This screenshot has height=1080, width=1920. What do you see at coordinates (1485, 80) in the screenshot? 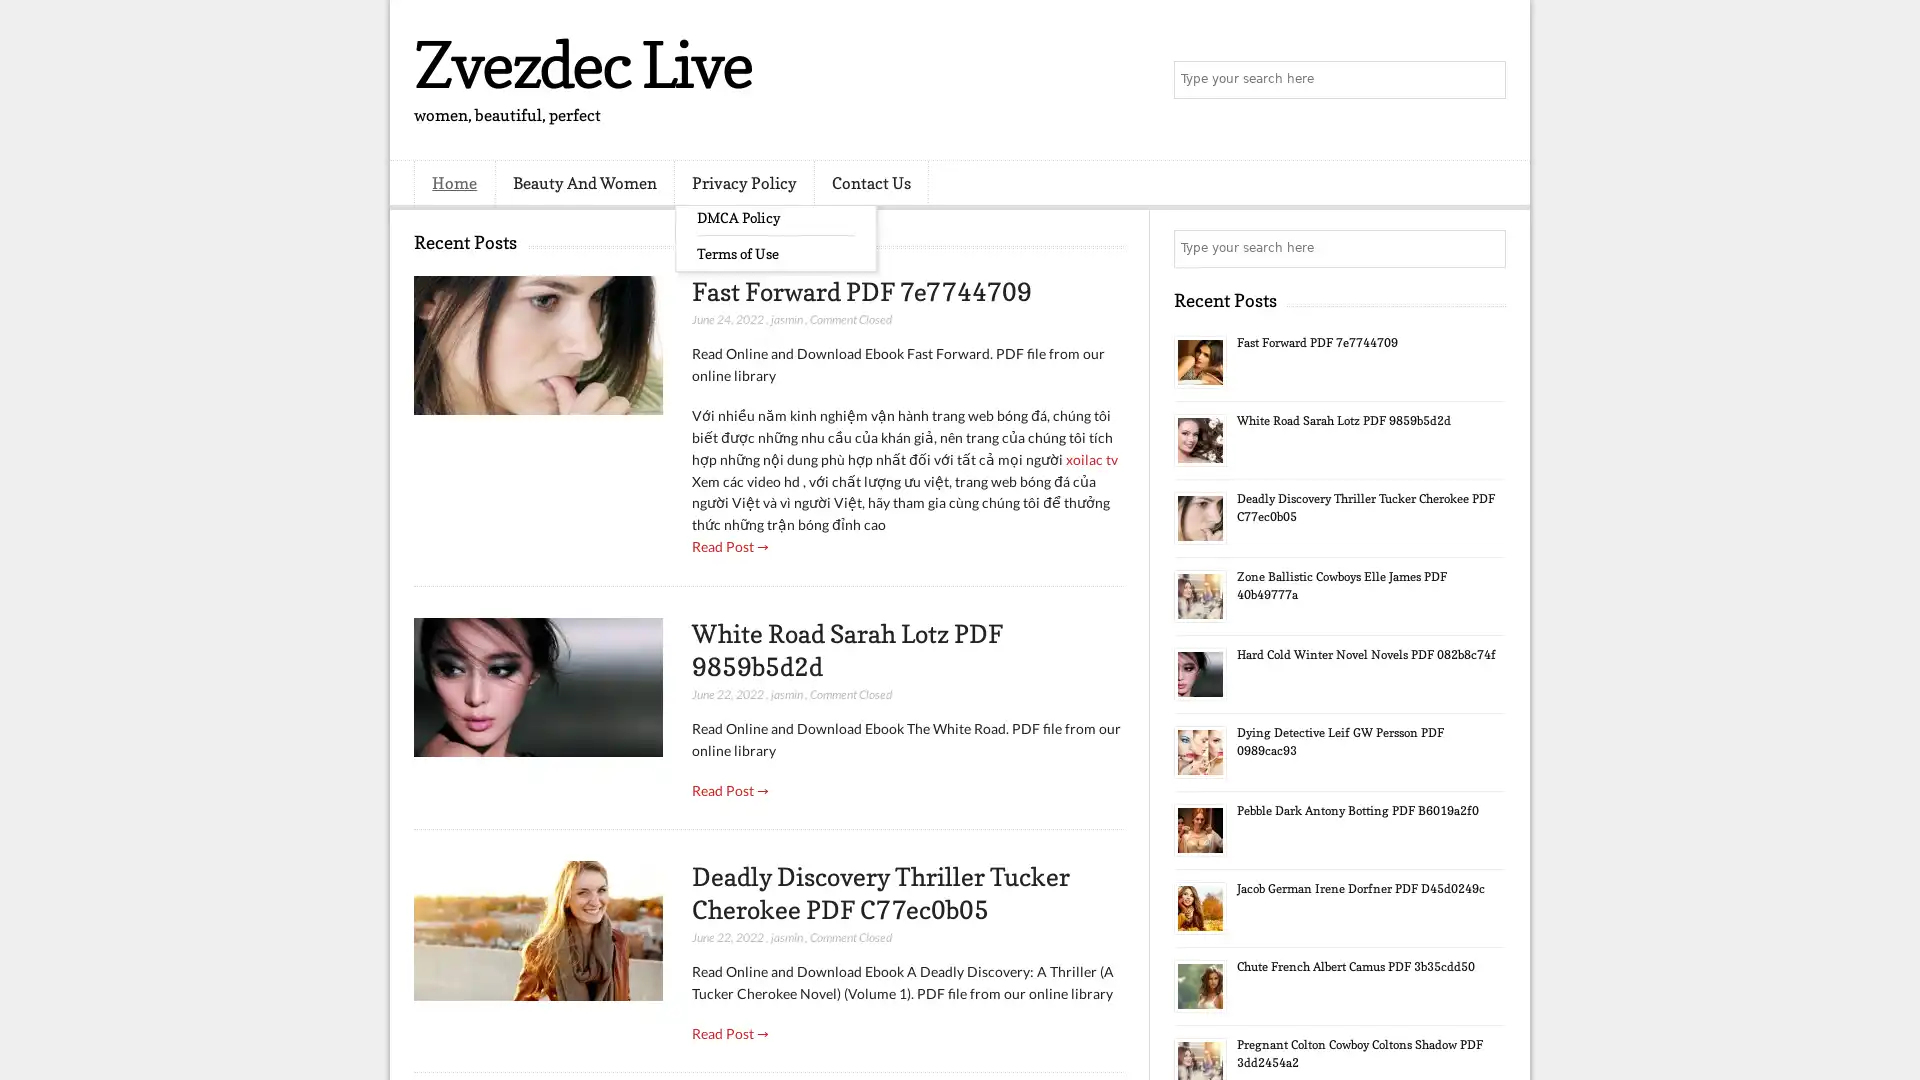
I see `Search` at bounding box center [1485, 80].